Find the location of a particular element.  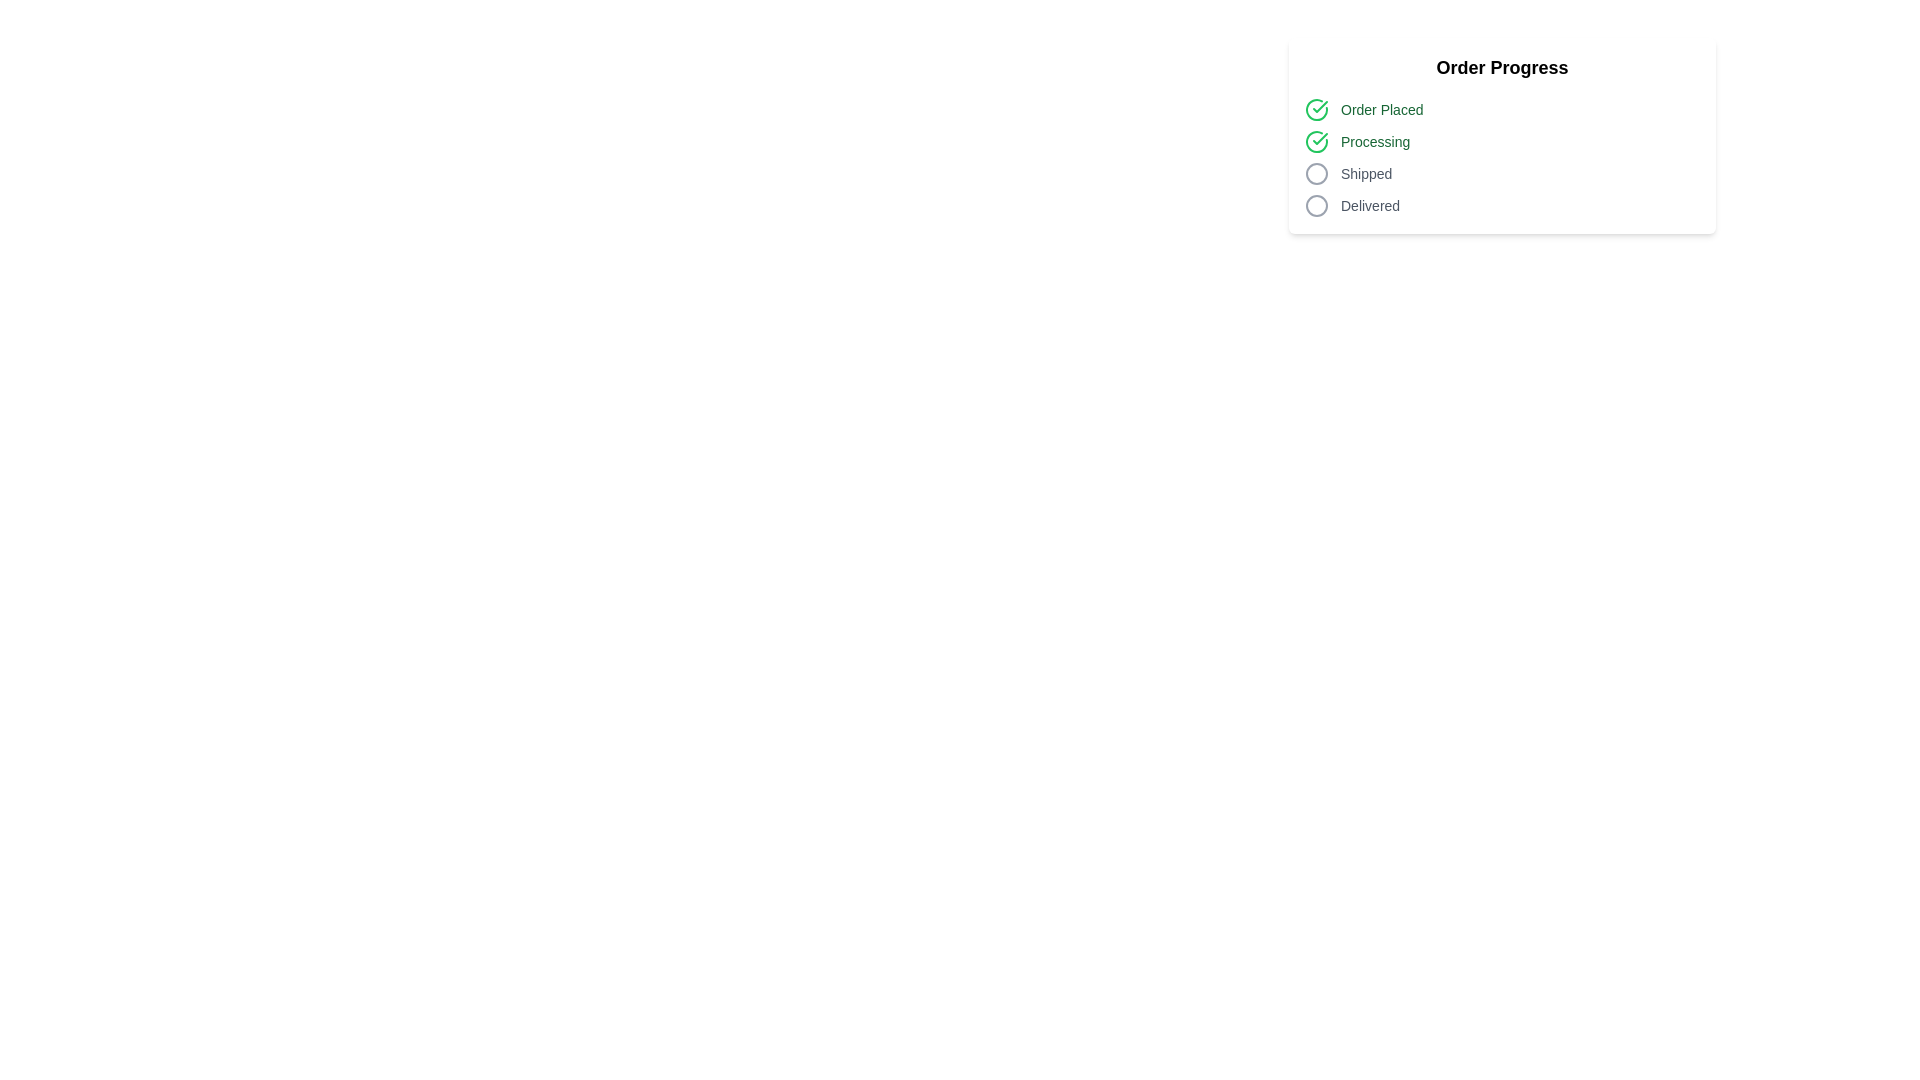

the 'Order Placed' text label is located at coordinates (1381, 110).